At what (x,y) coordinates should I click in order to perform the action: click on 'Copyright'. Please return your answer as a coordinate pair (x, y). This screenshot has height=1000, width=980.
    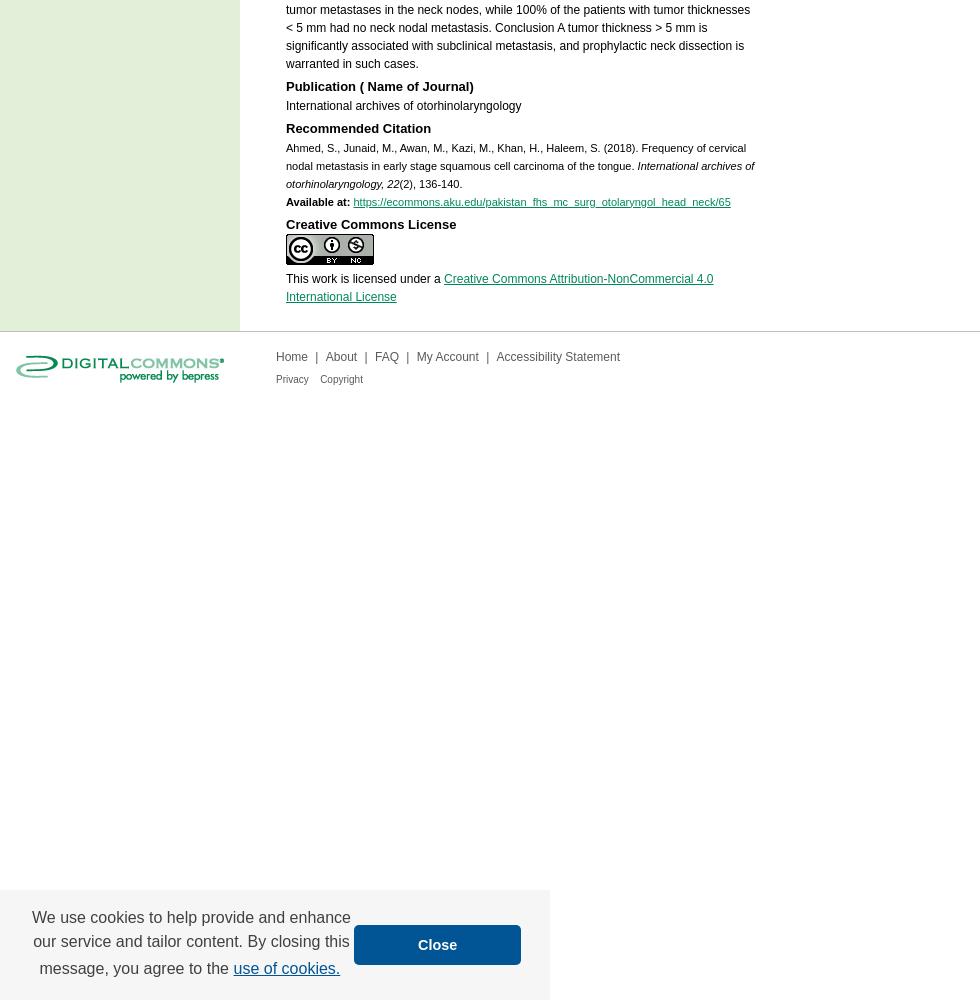
    Looking at the image, I should click on (341, 379).